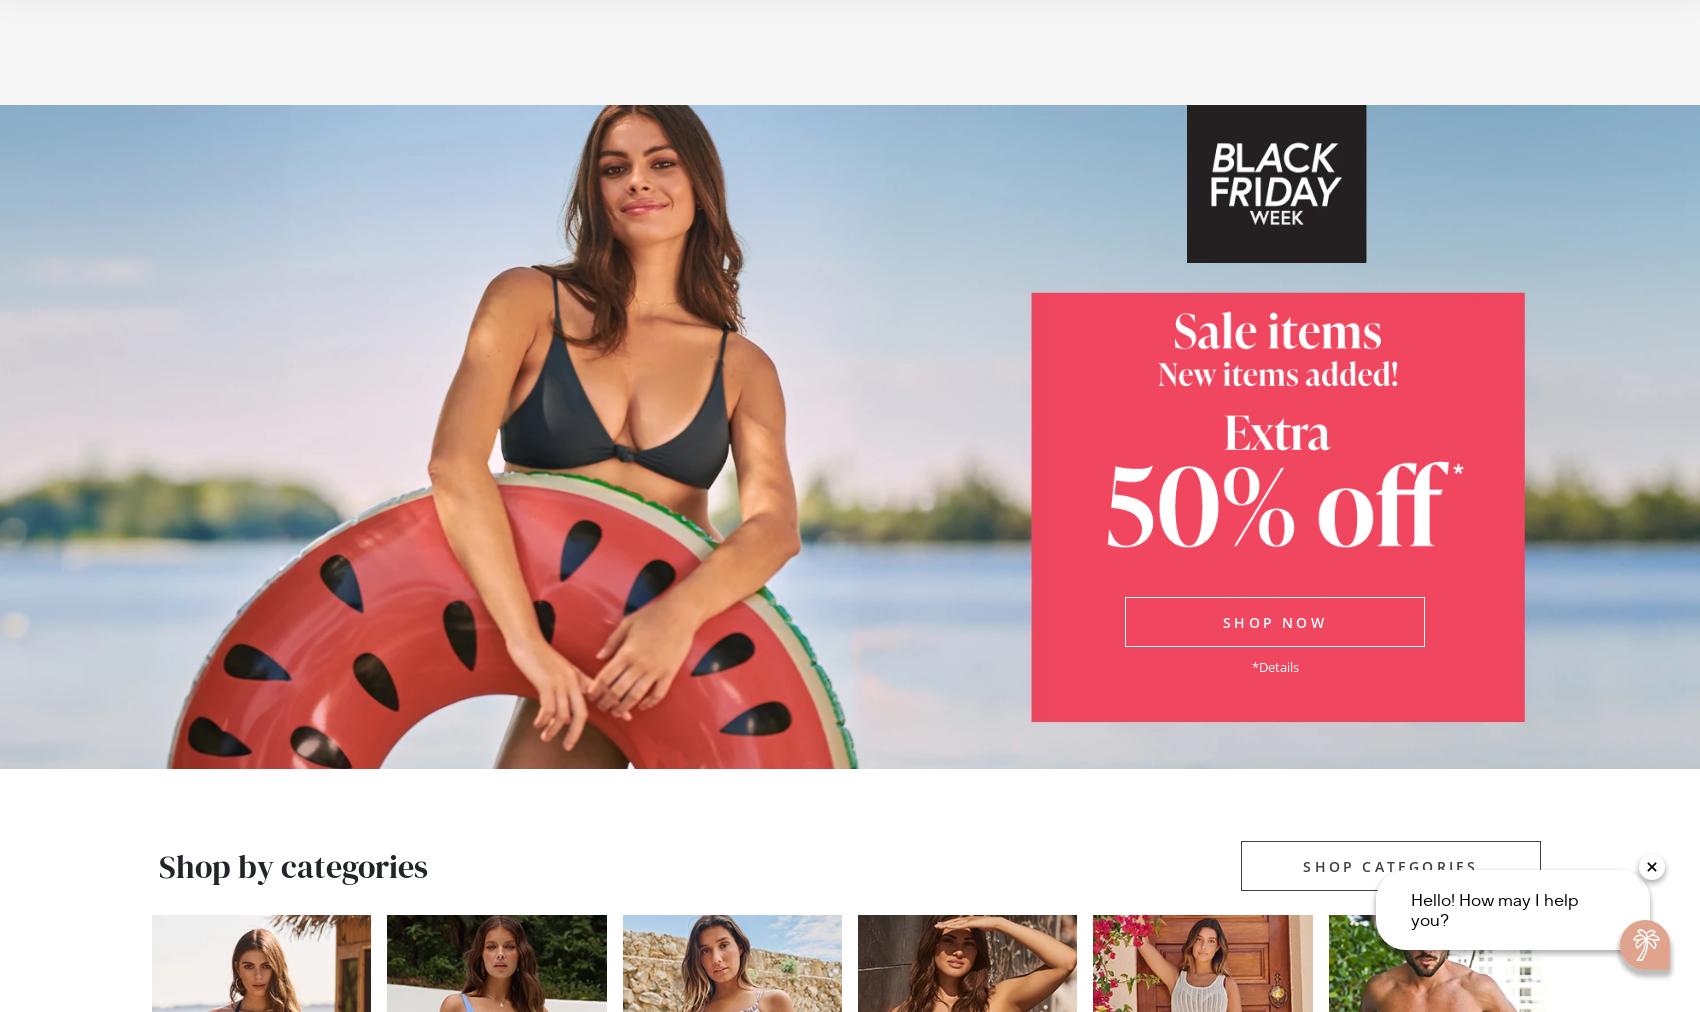  What do you see at coordinates (325, 73) in the screenshot?
I see `'Women'` at bounding box center [325, 73].